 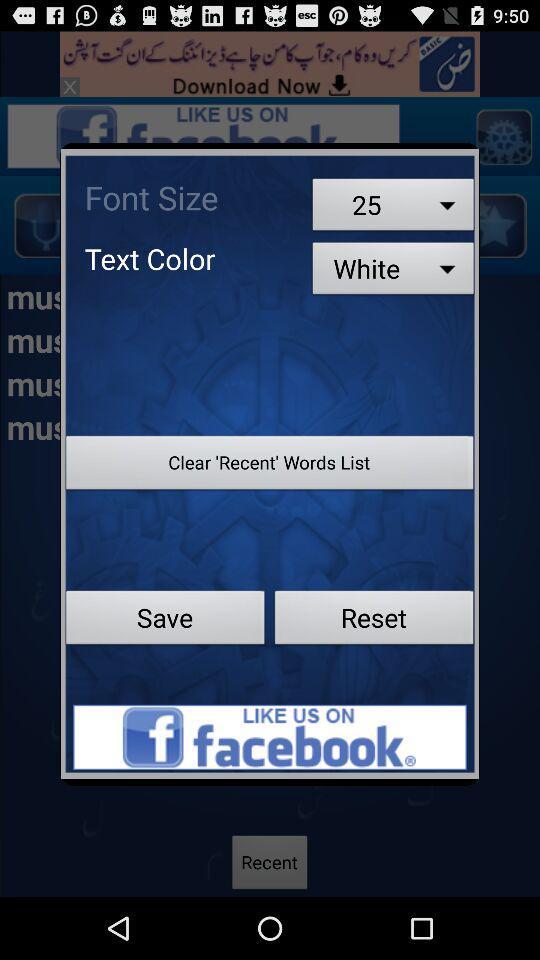 What do you see at coordinates (270, 736) in the screenshot?
I see `open advertisement` at bounding box center [270, 736].